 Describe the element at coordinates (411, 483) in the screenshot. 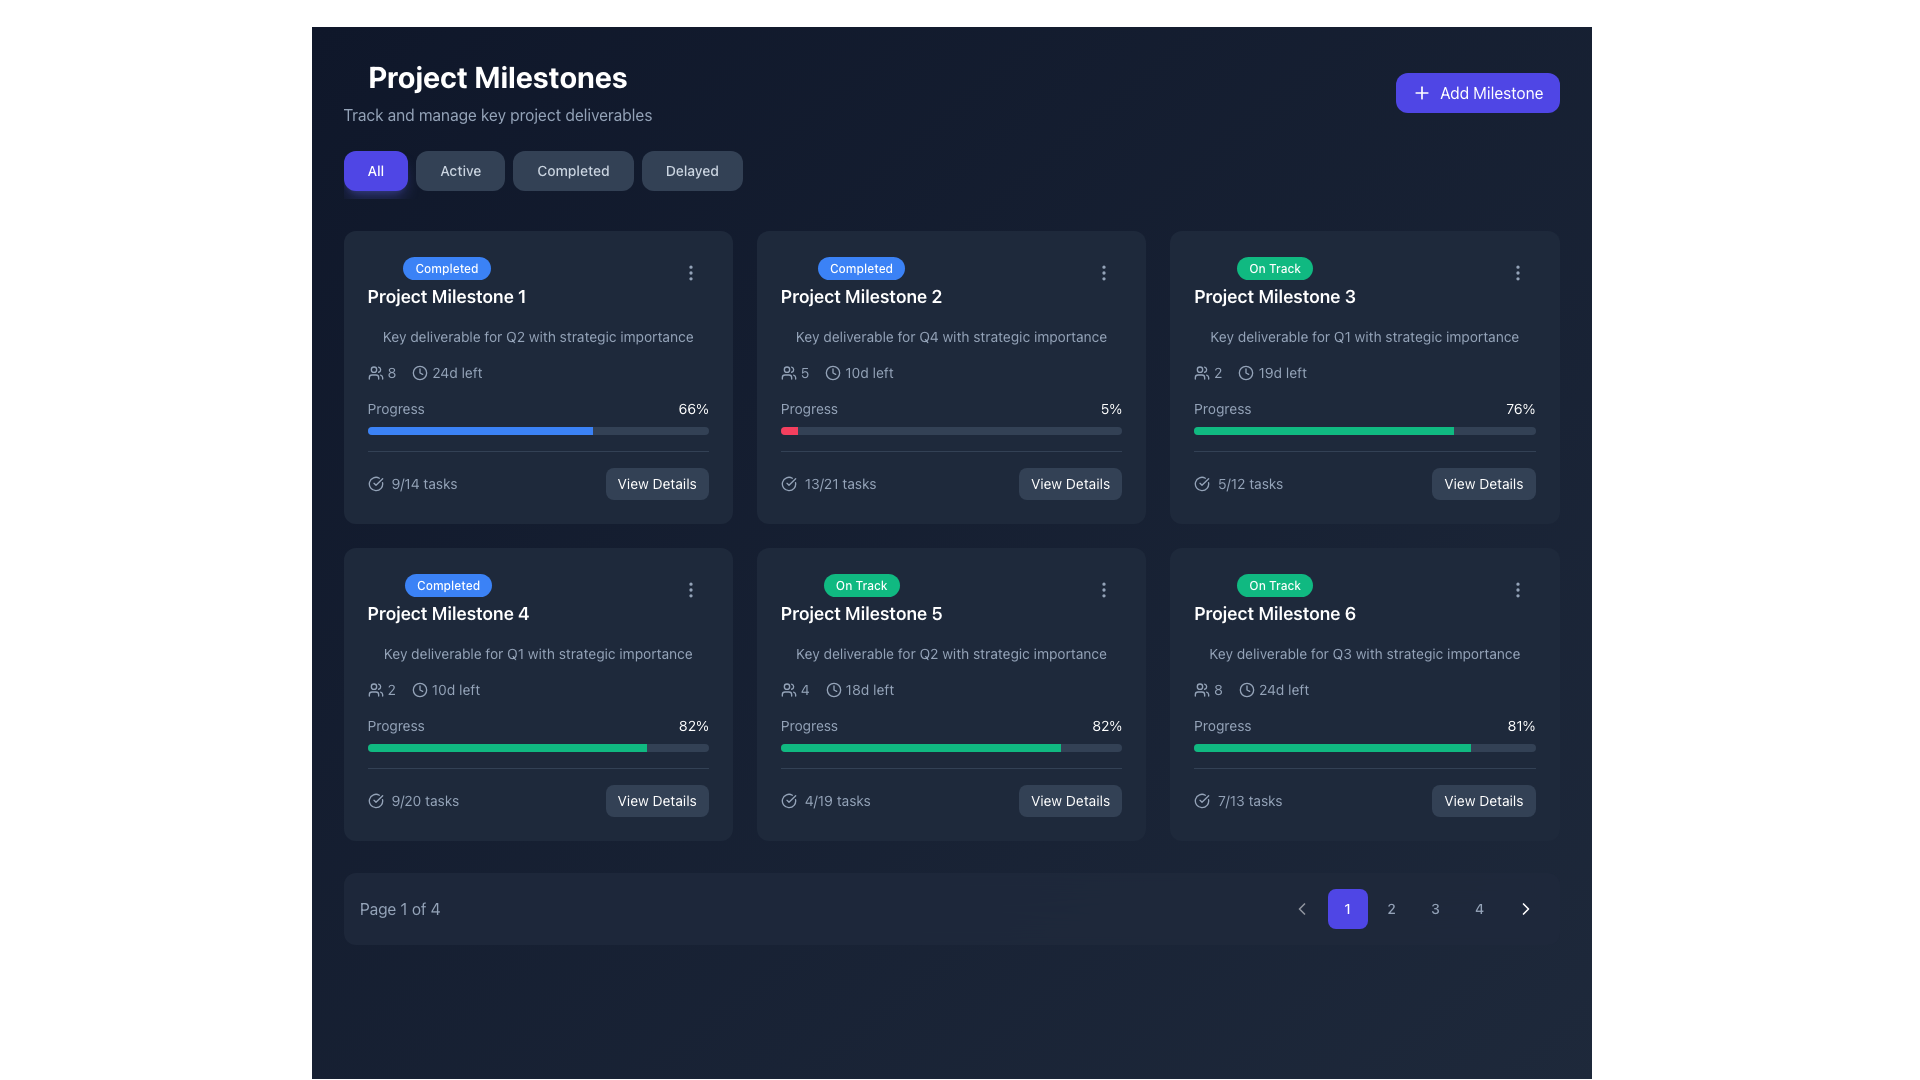

I see `the informational label displaying '9/14 tasks' with a tick icon` at that location.